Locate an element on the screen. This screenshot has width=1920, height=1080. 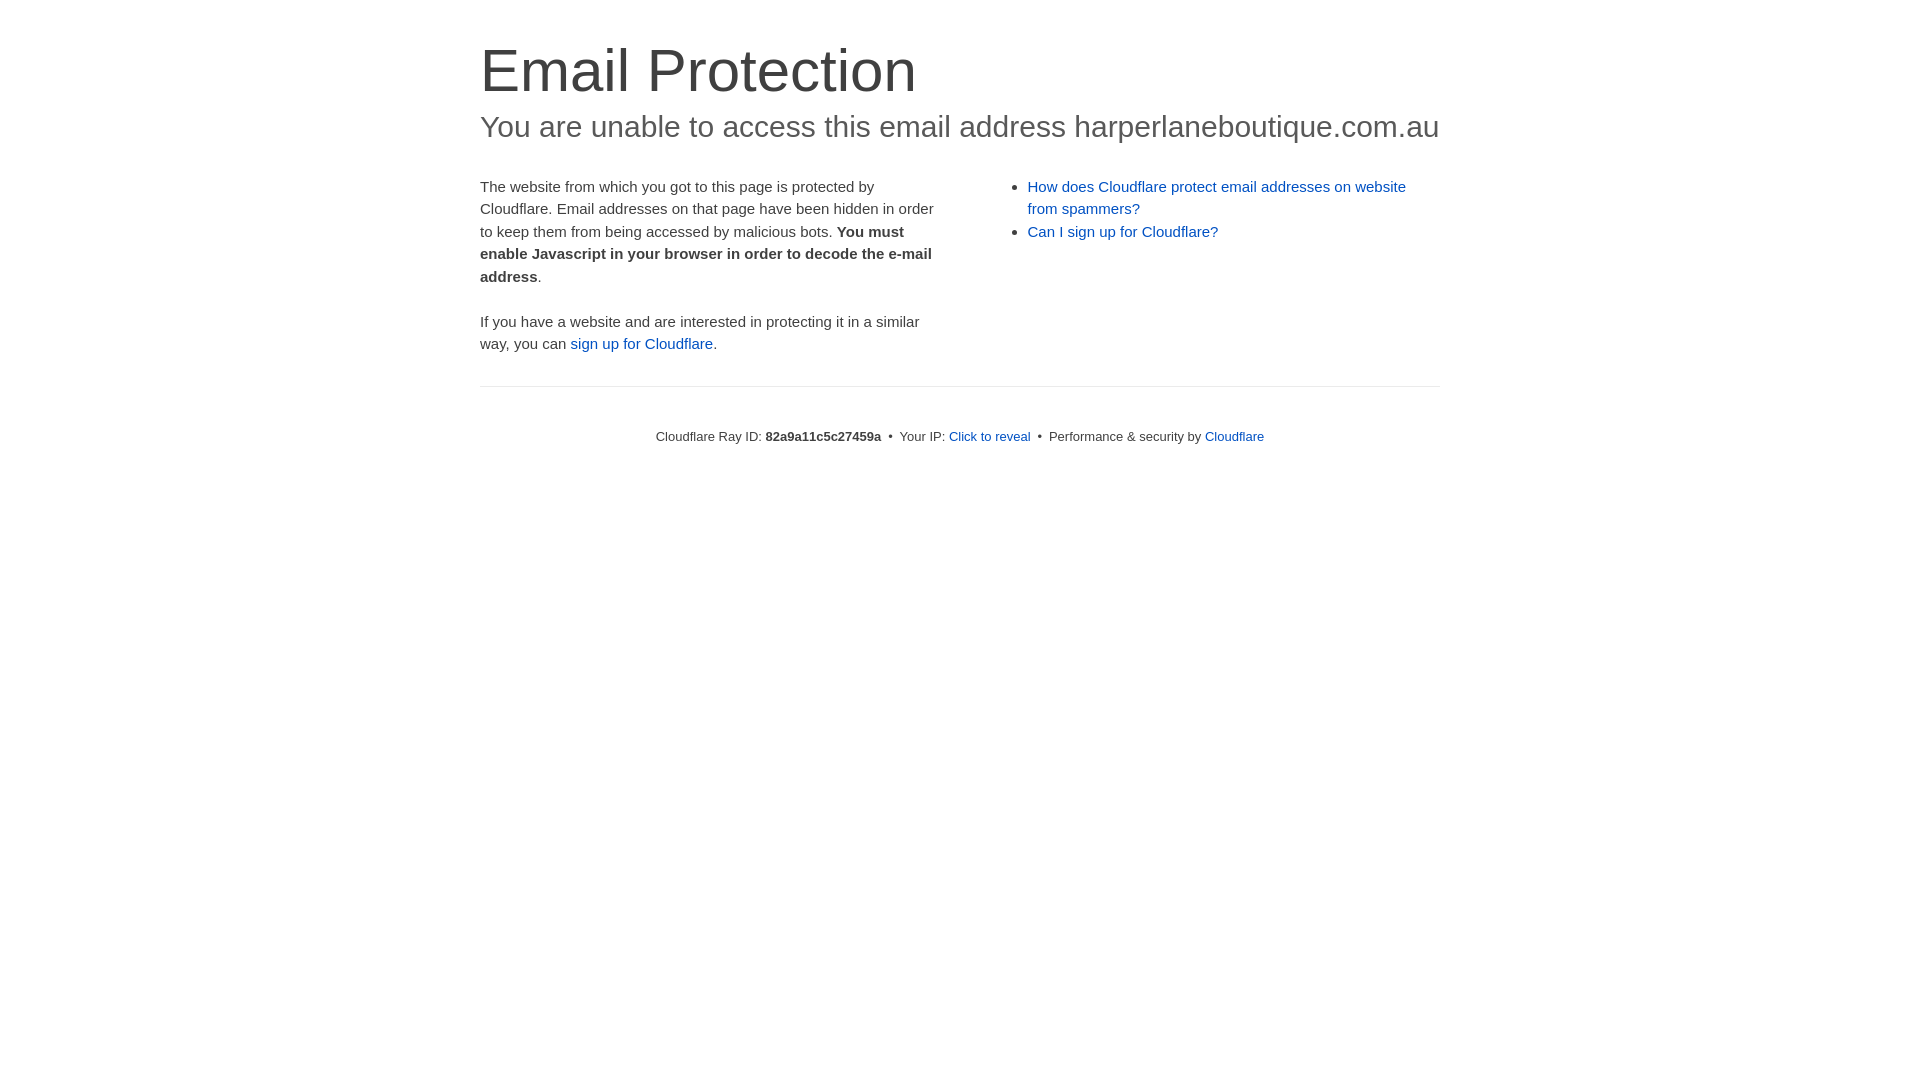
'Click to reveal' is located at coordinates (948, 435).